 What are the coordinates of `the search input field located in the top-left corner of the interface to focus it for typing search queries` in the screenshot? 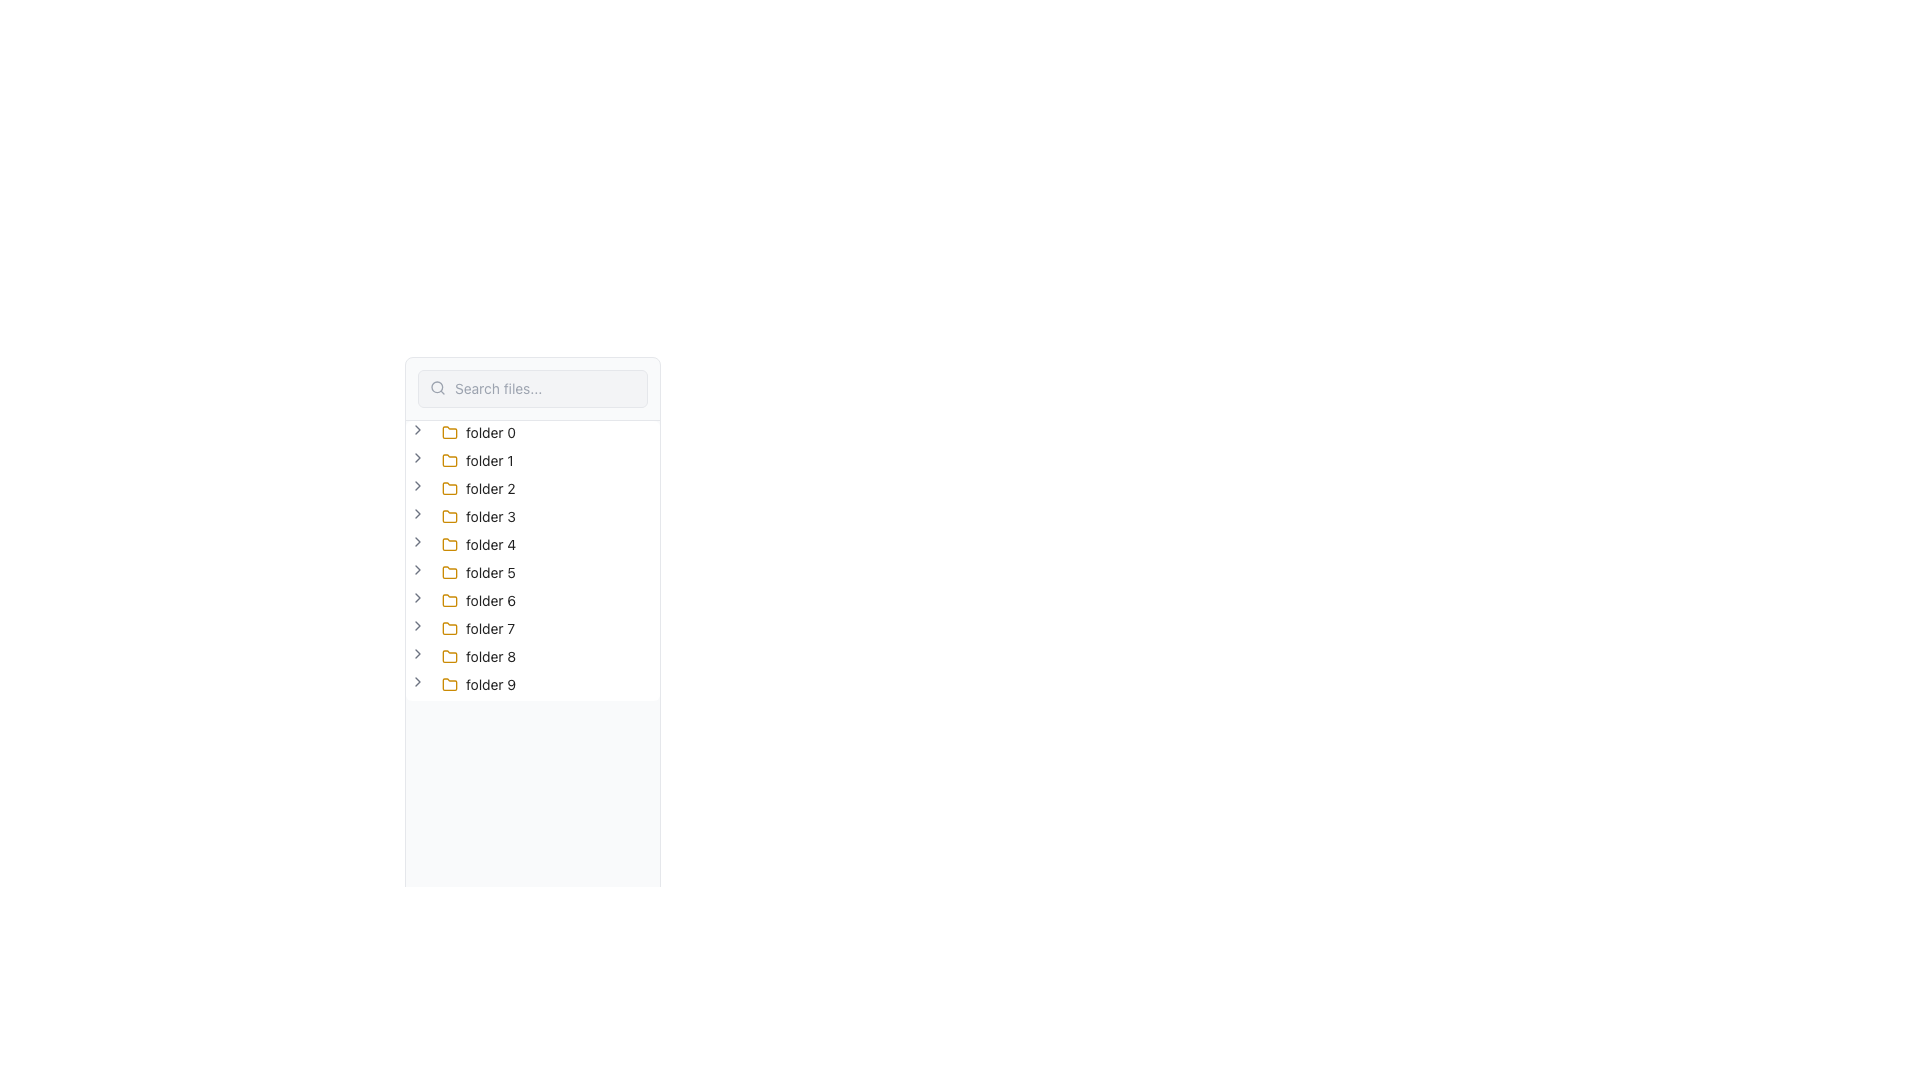 It's located at (532, 389).